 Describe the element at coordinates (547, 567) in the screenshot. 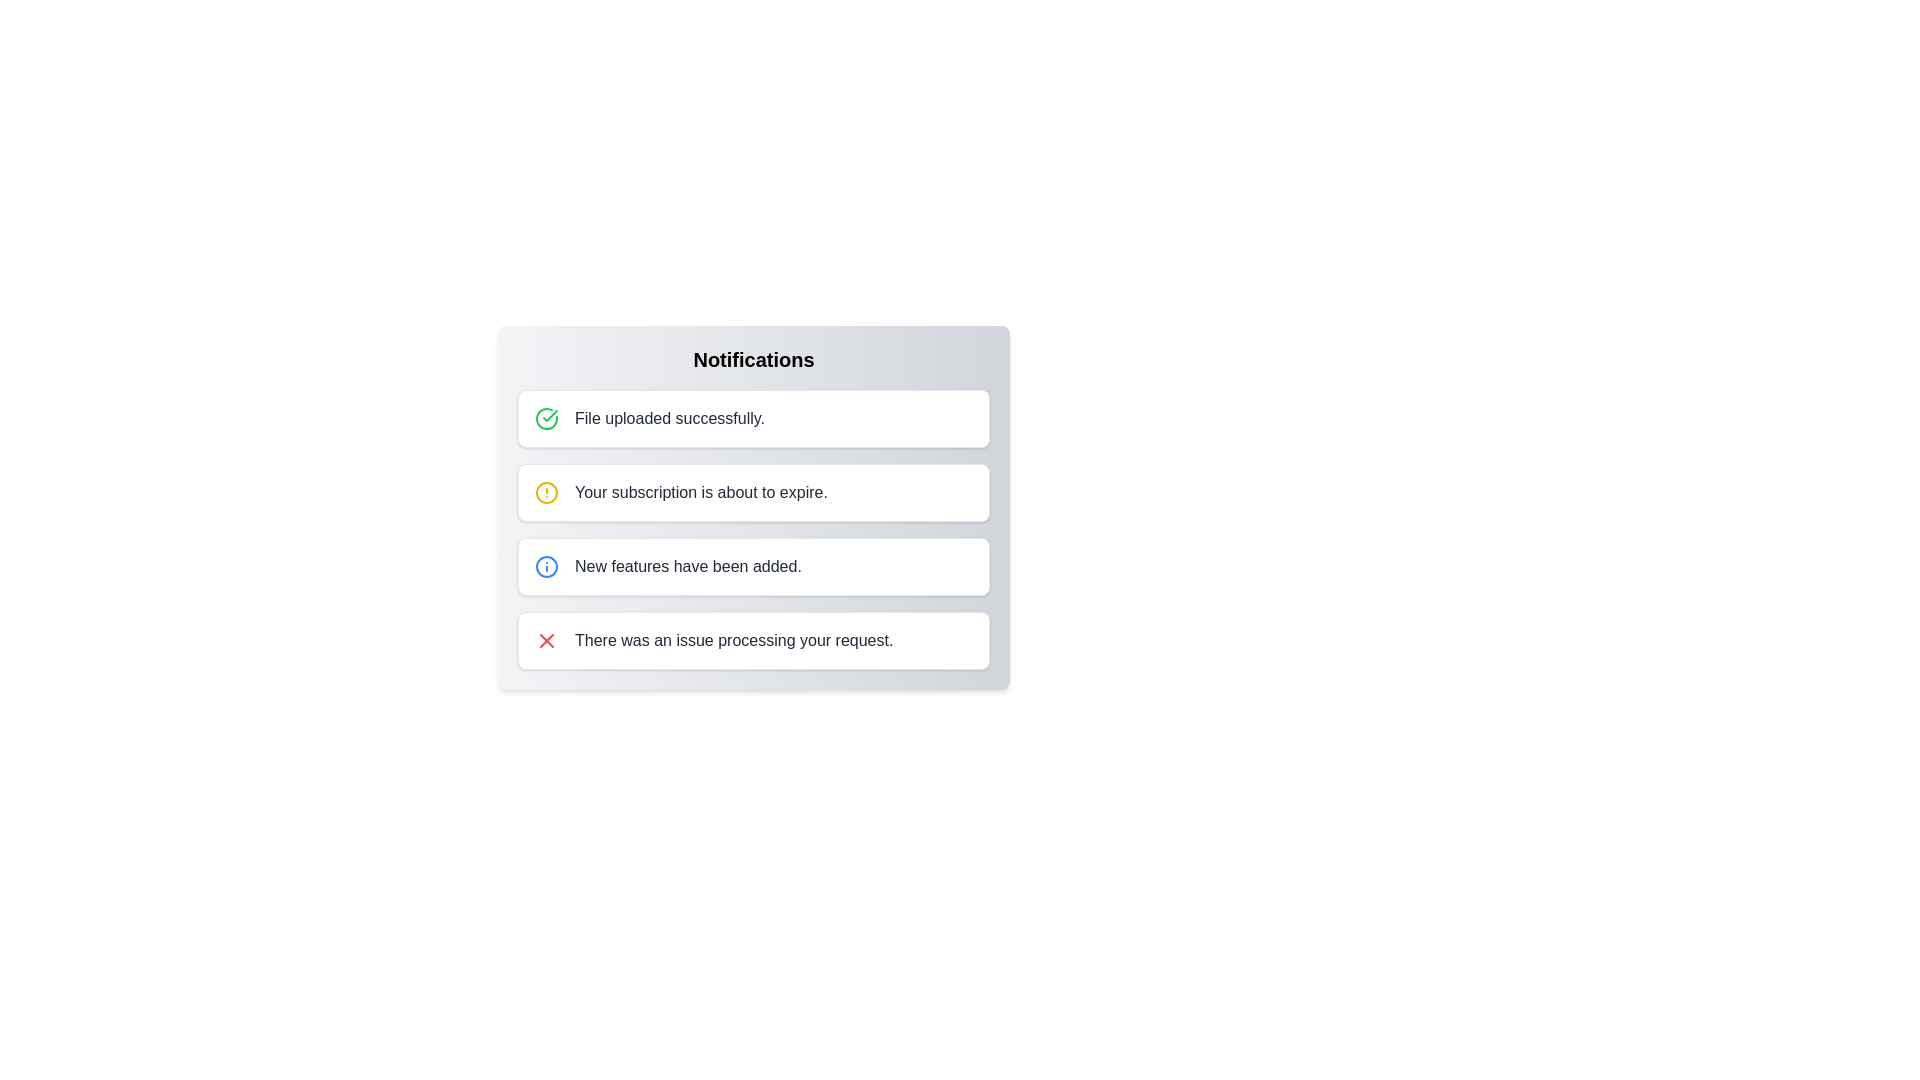

I see `the circular blue stroke element representing the information symbol located in the notification panel under 'Notifications'` at that location.